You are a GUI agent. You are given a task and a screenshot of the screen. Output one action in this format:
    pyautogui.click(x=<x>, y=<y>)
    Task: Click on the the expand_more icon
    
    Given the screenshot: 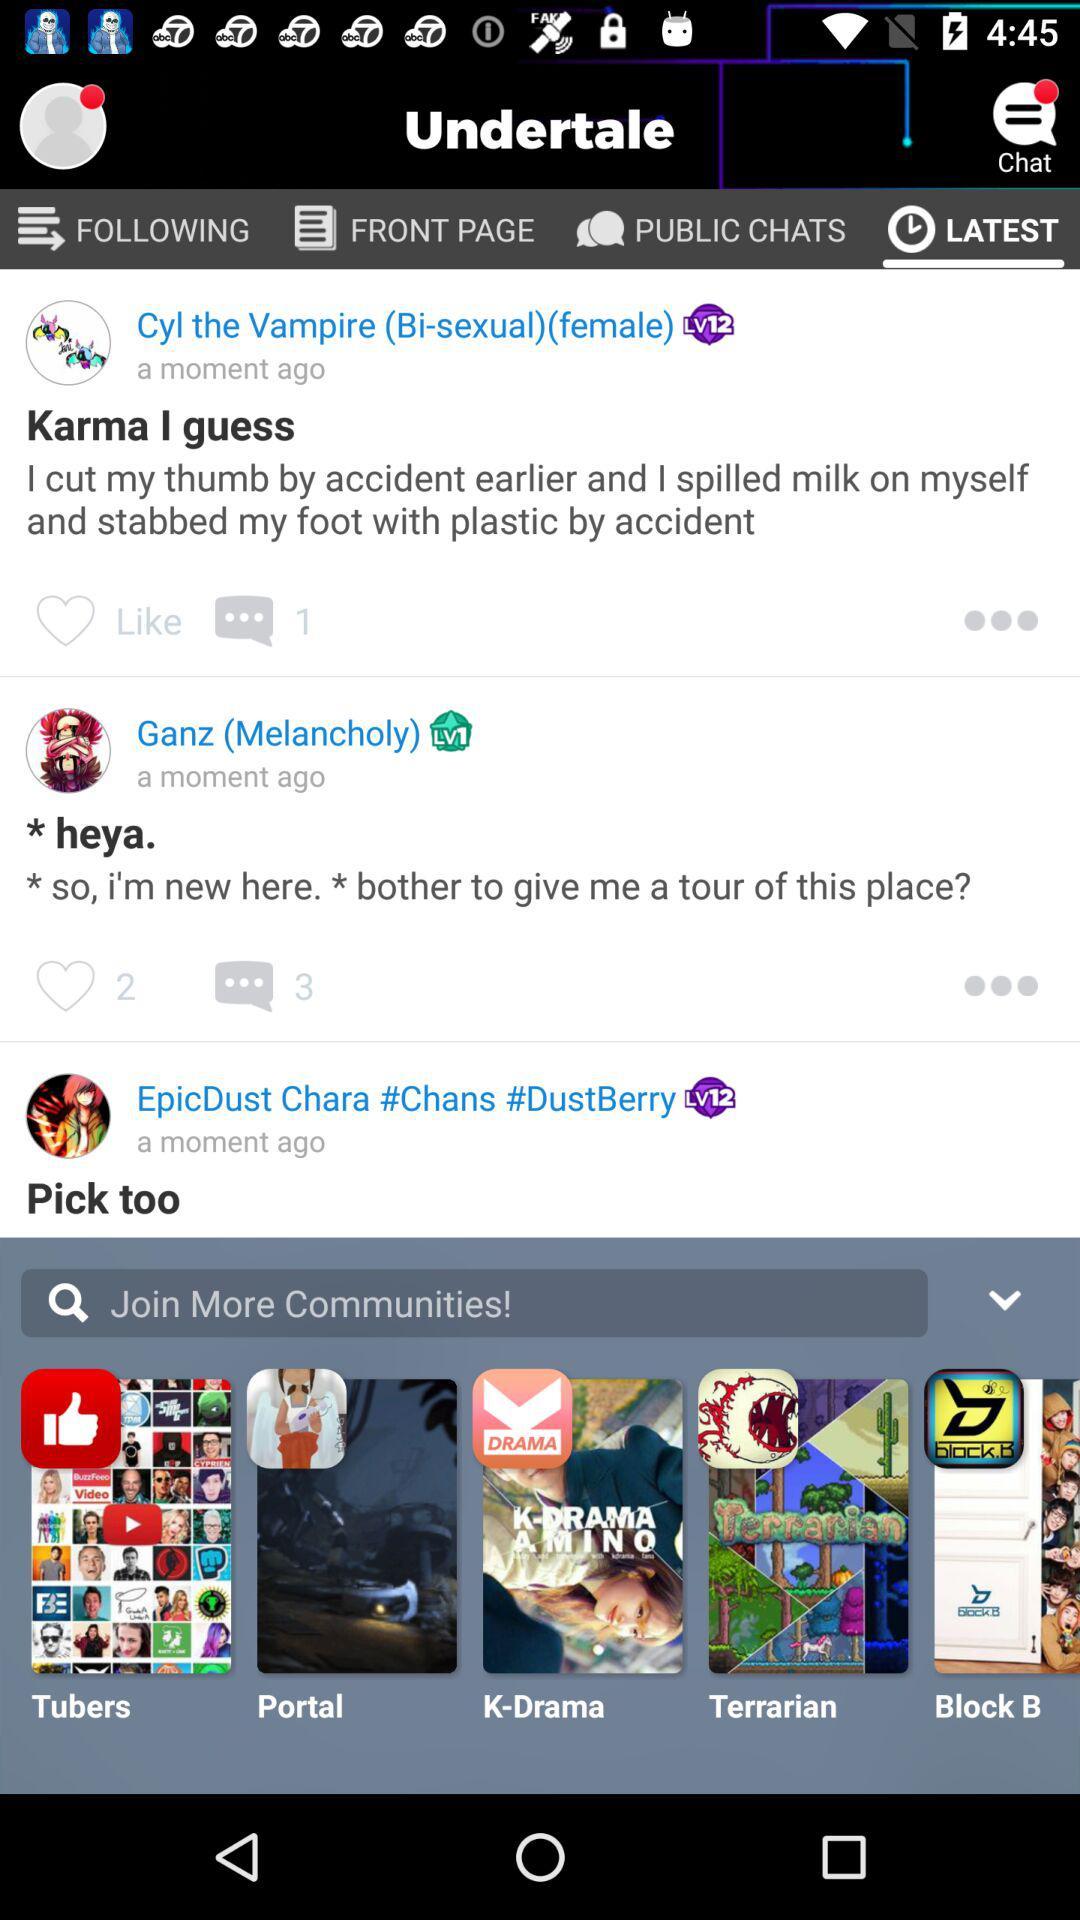 What is the action you would take?
    pyautogui.click(x=1003, y=1297)
    